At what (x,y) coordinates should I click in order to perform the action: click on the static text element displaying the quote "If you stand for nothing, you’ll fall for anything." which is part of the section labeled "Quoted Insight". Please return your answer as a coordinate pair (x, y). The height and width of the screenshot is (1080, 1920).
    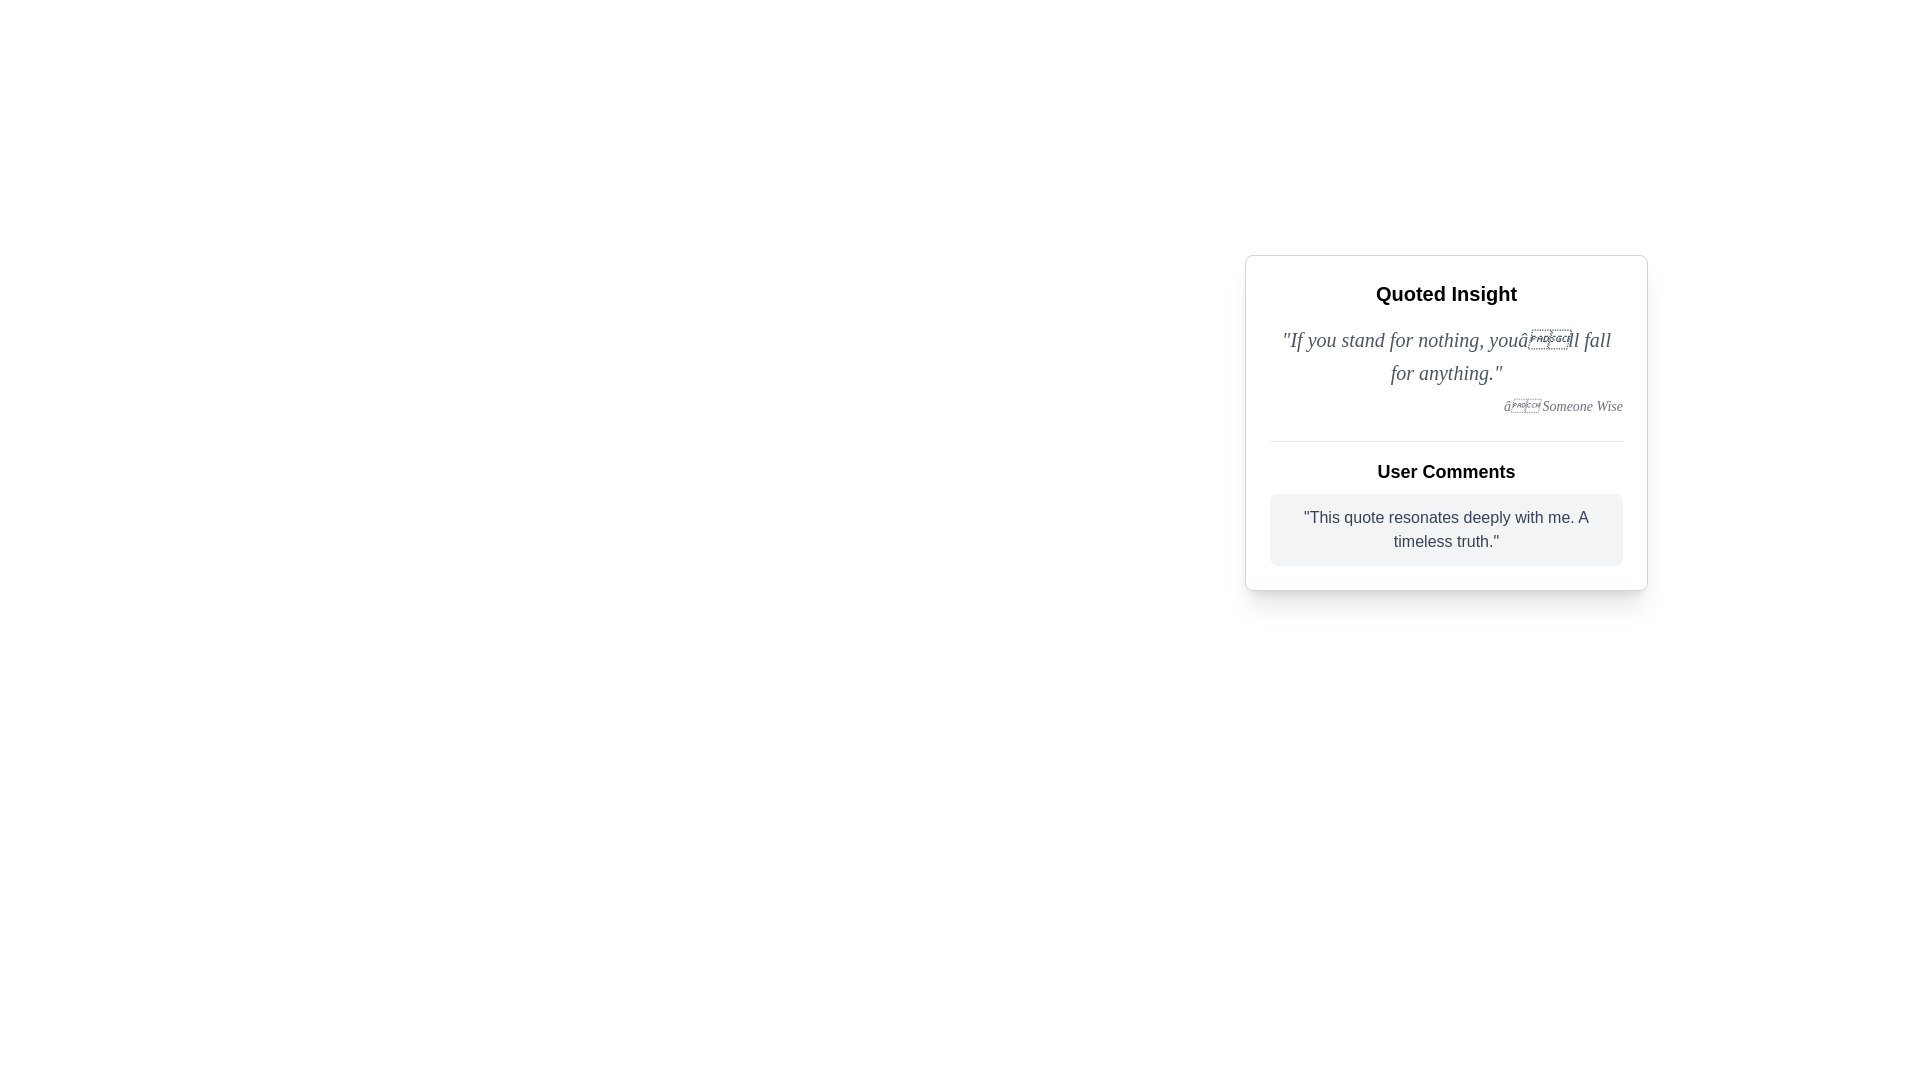
    Looking at the image, I should click on (1446, 355).